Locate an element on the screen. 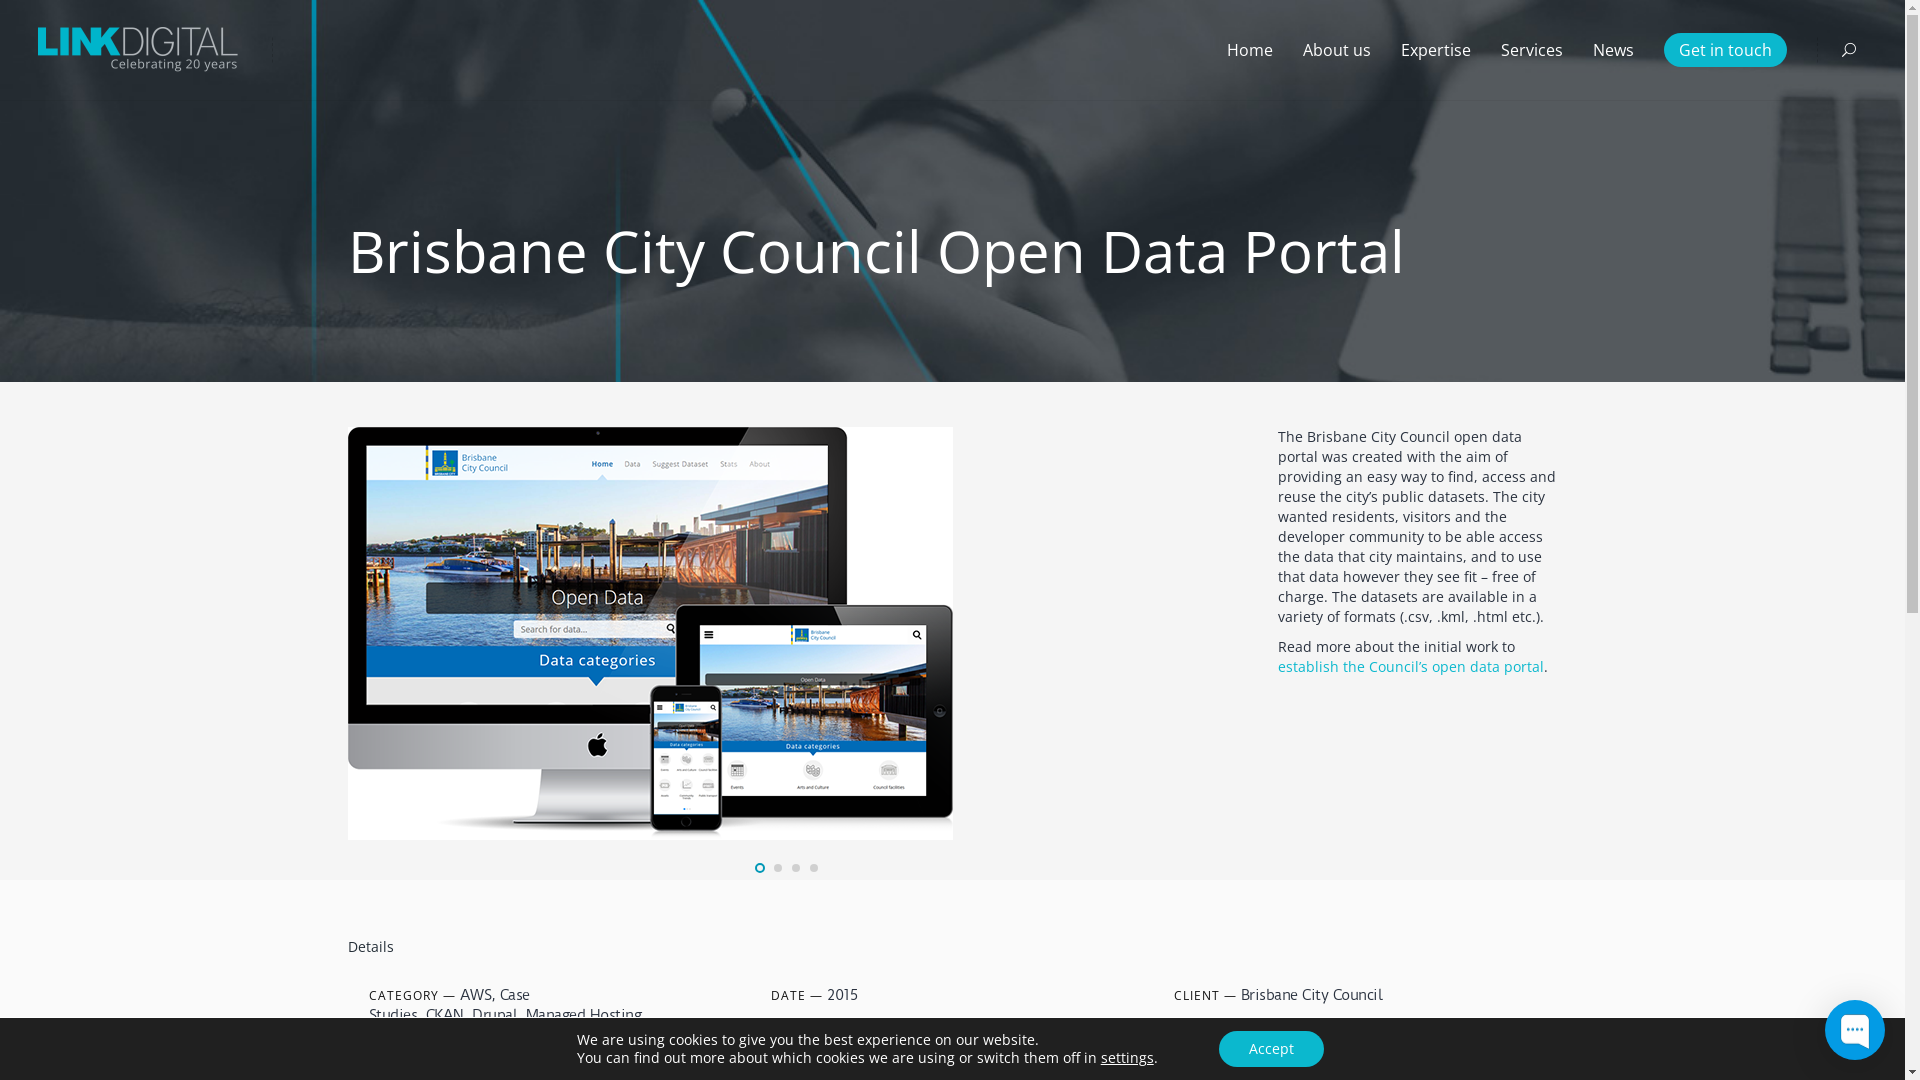 The image size is (1920, 1080). 'Accept' is located at coordinates (1270, 1048).